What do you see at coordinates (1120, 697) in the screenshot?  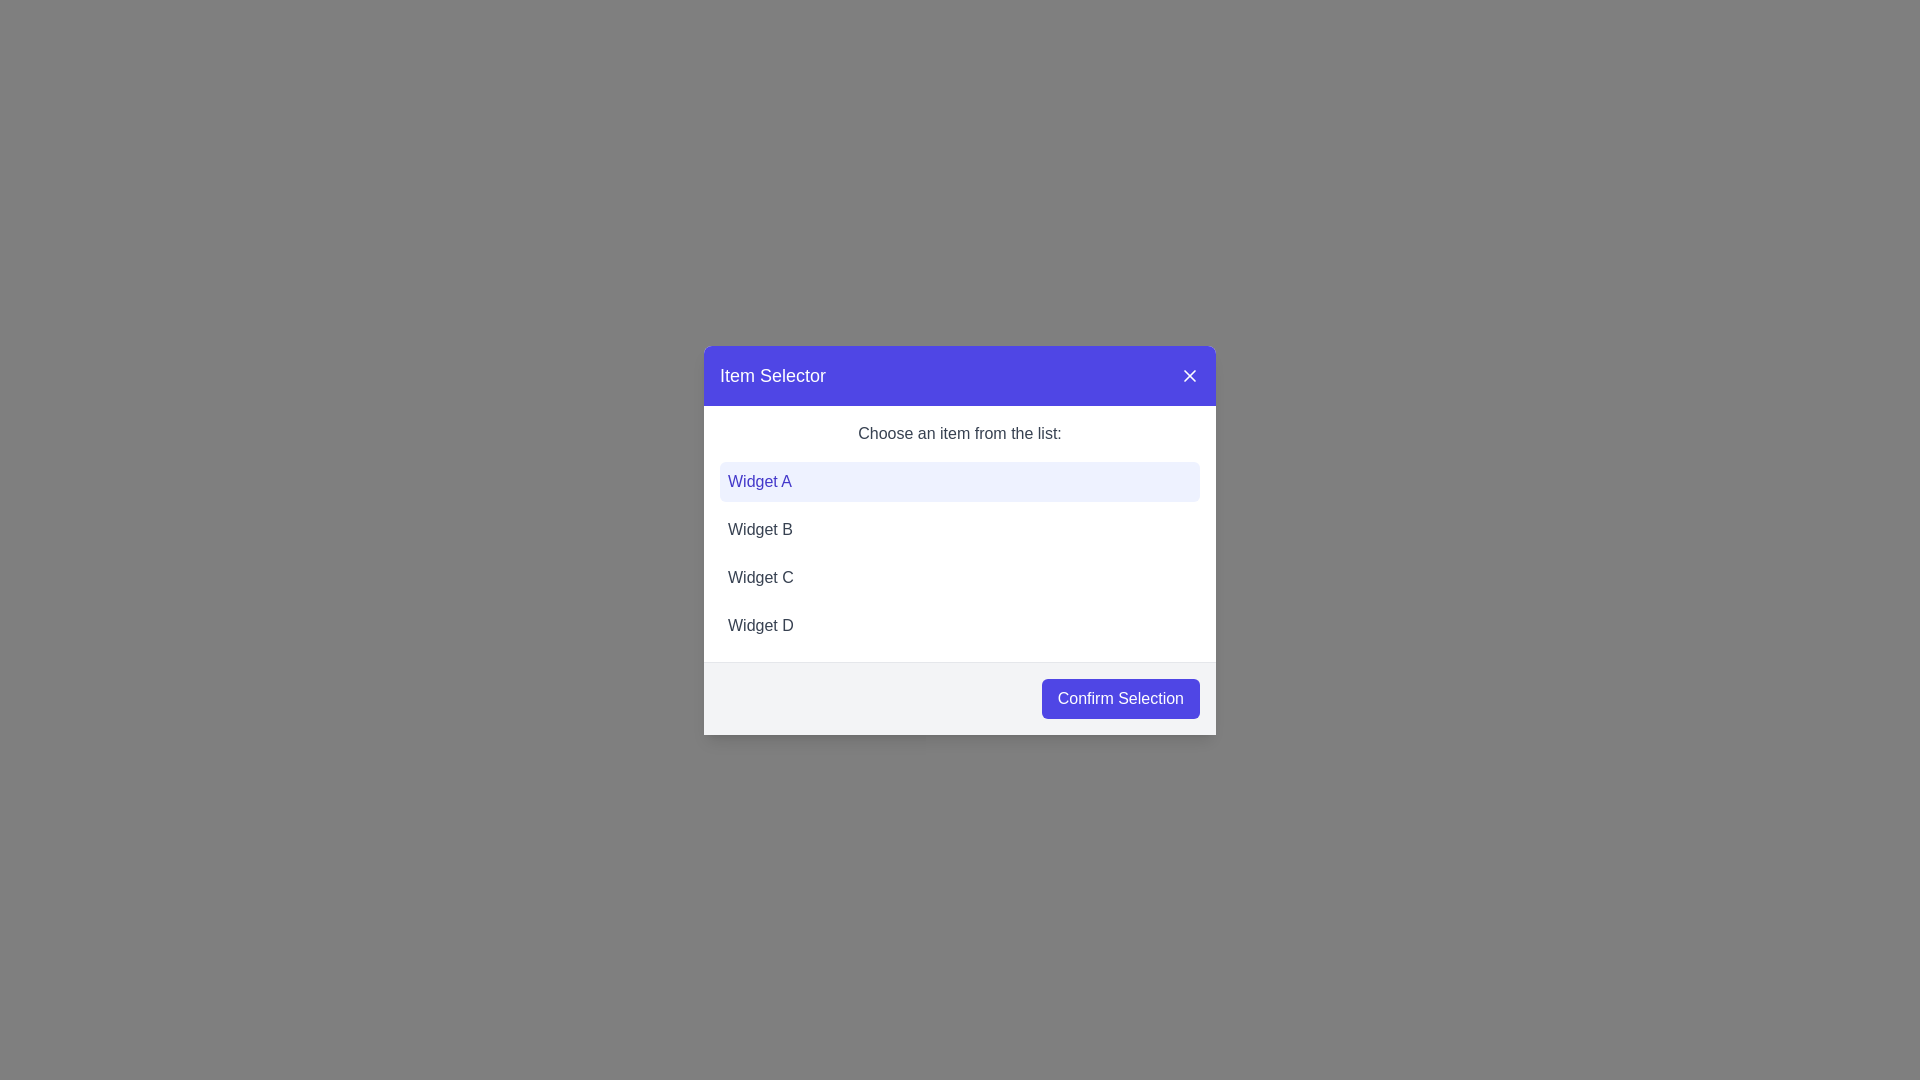 I see `the confirmation button located at the bottom-right corner of the modal dialog to observe its hover effect` at bounding box center [1120, 697].